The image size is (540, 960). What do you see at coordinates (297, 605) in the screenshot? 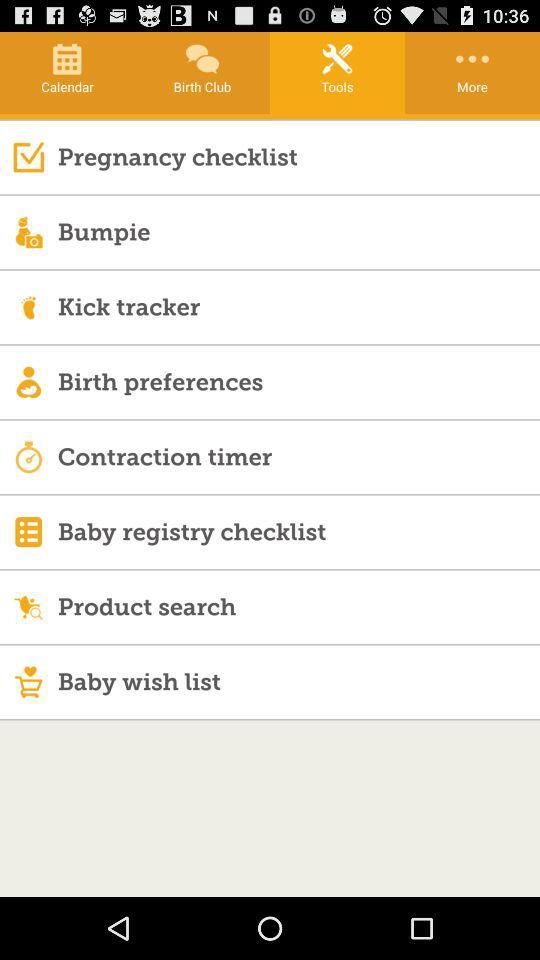
I see `the product search` at bounding box center [297, 605].